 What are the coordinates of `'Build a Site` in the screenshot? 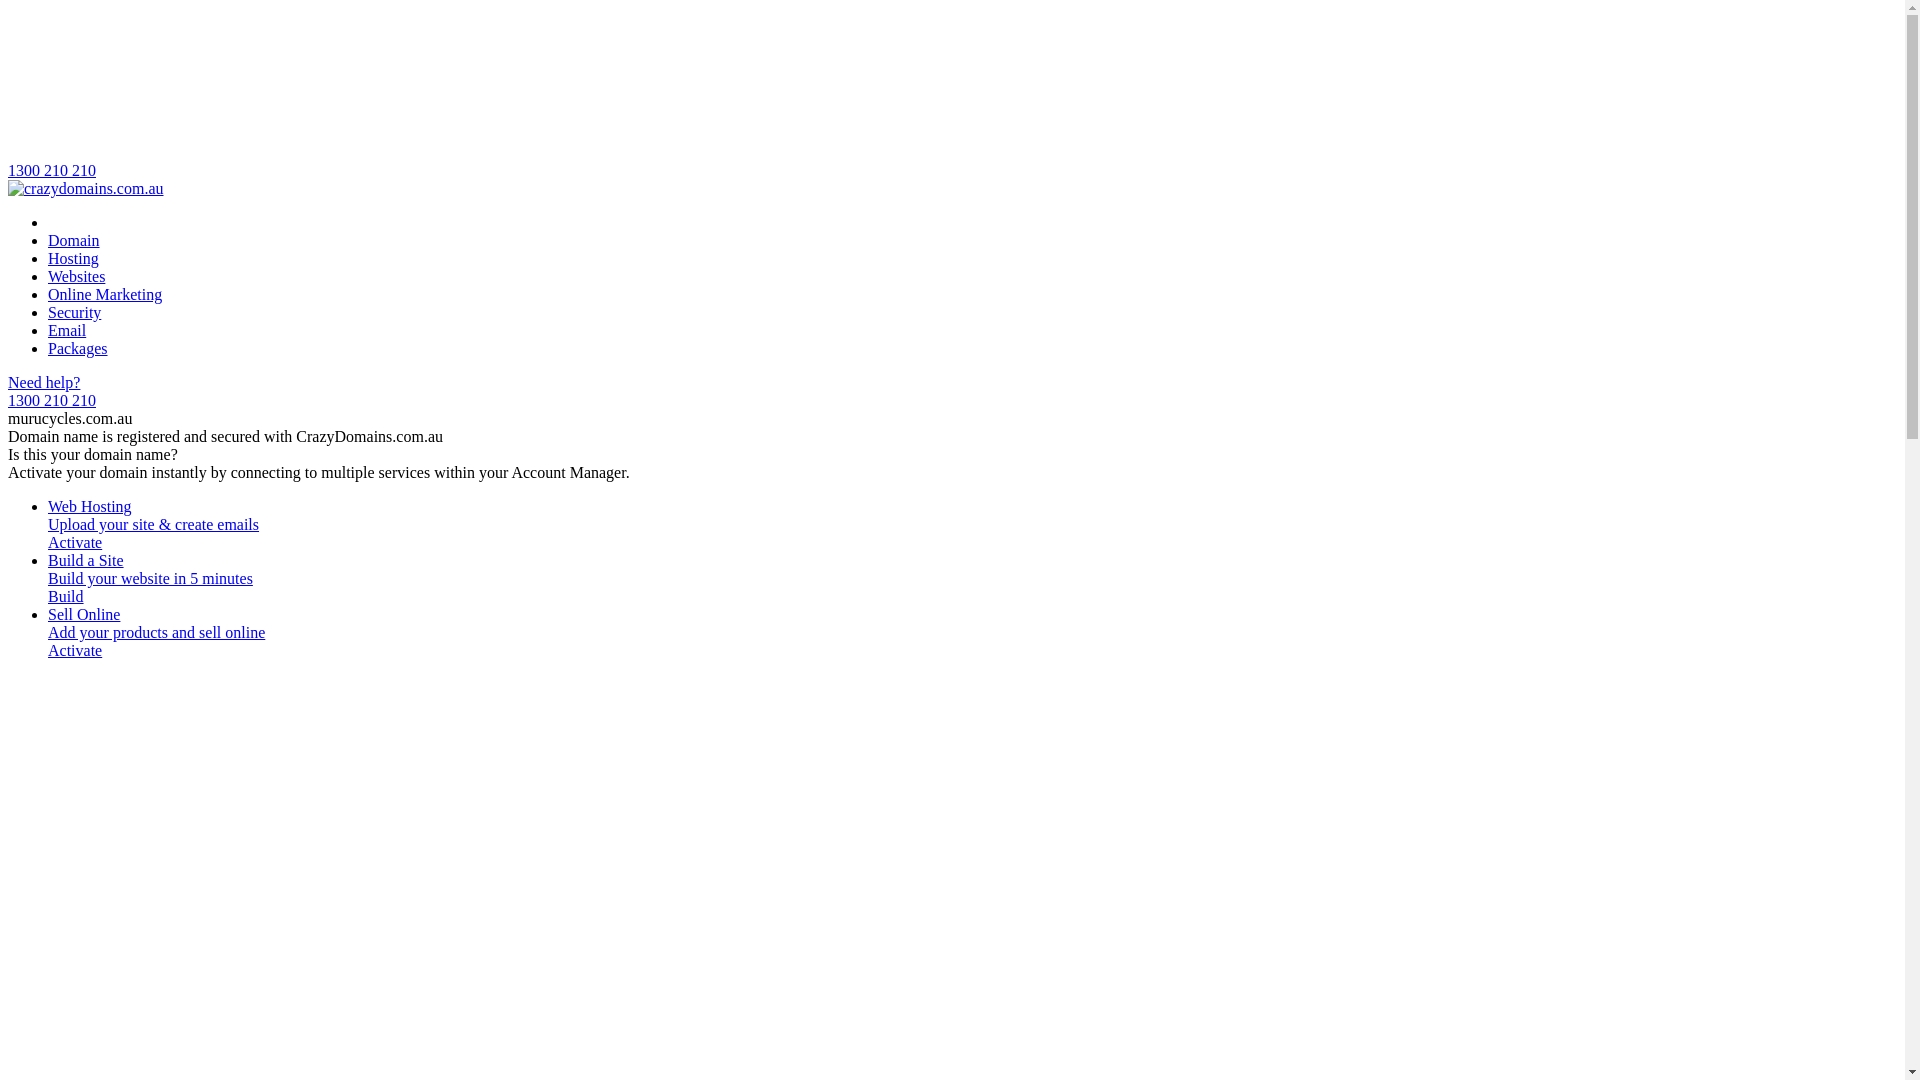 It's located at (972, 578).